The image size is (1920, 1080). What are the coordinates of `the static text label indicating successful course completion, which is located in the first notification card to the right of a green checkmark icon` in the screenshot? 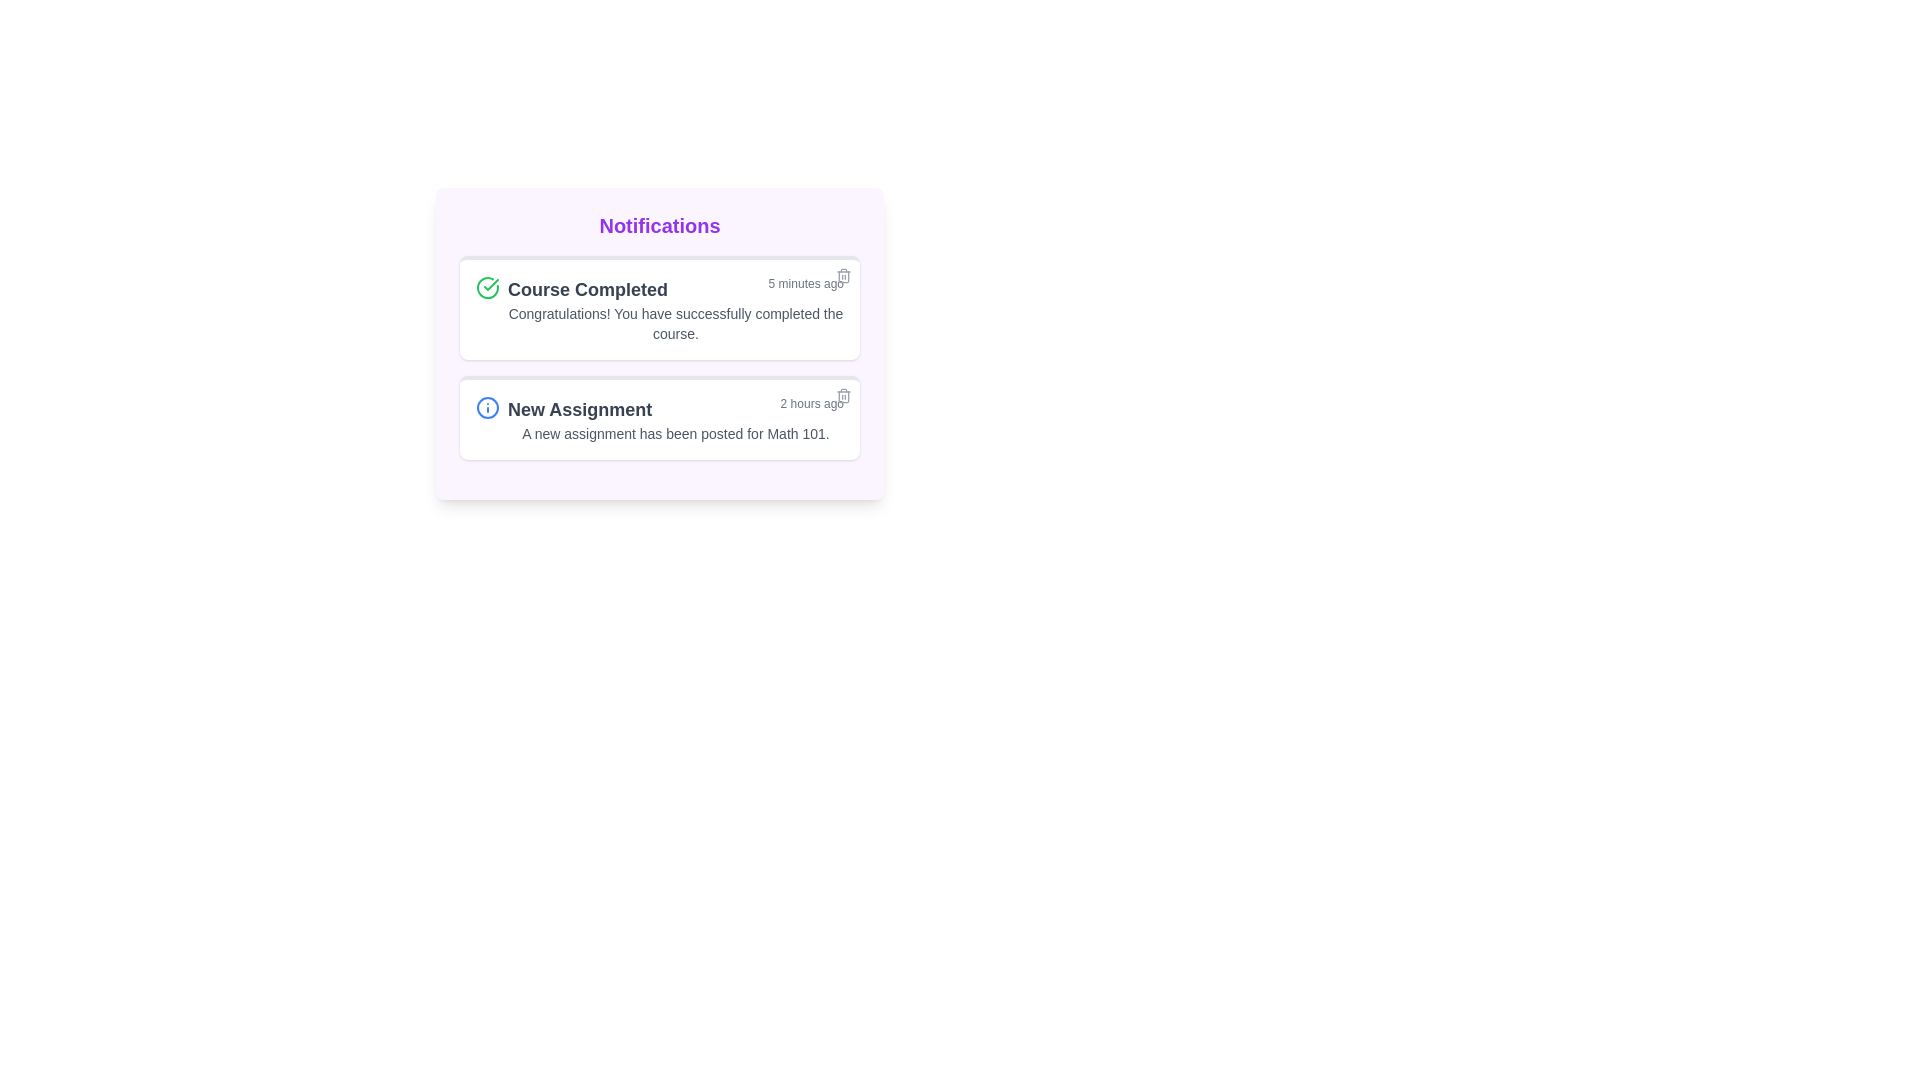 It's located at (587, 289).